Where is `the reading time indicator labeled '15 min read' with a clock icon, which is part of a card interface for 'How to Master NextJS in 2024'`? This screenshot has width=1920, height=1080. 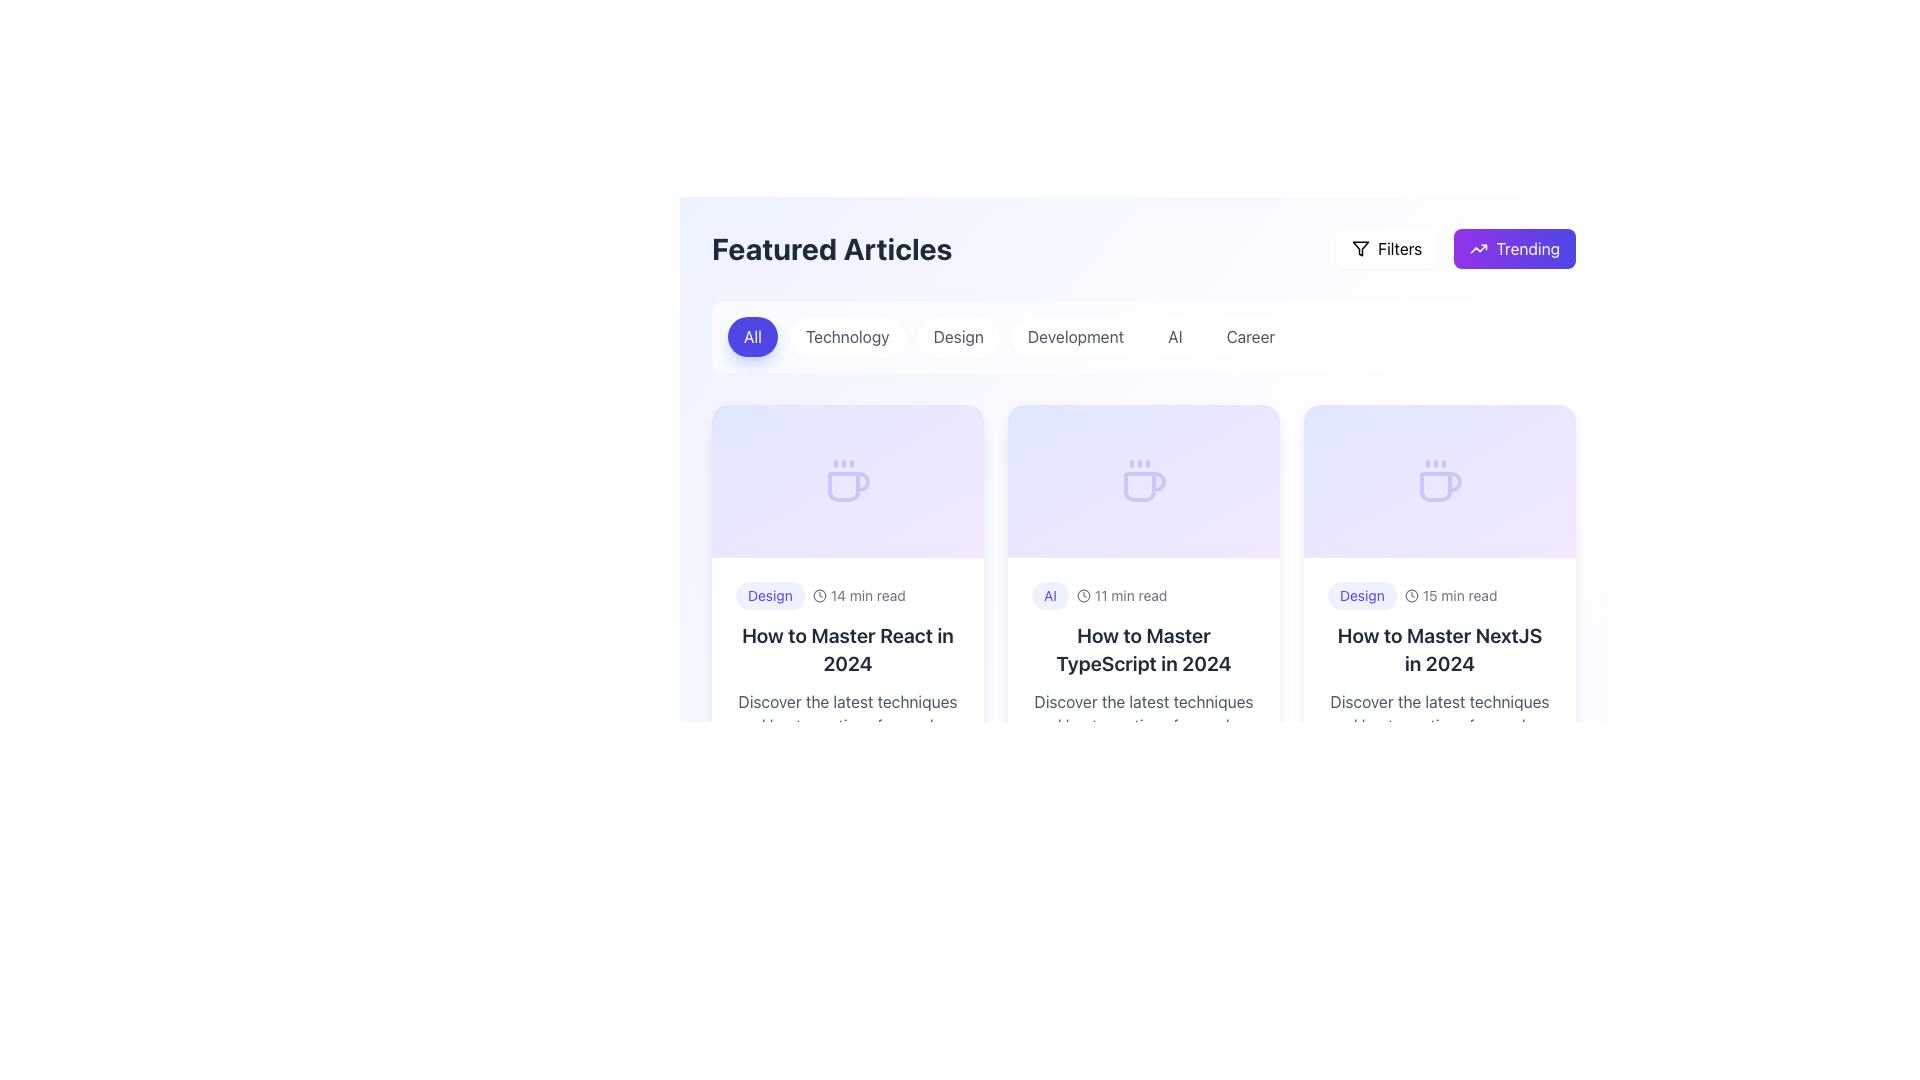 the reading time indicator labeled '15 min read' with a clock icon, which is part of a card interface for 'How to Master NextJS in 2024' is located at coordinates (1451, 595).